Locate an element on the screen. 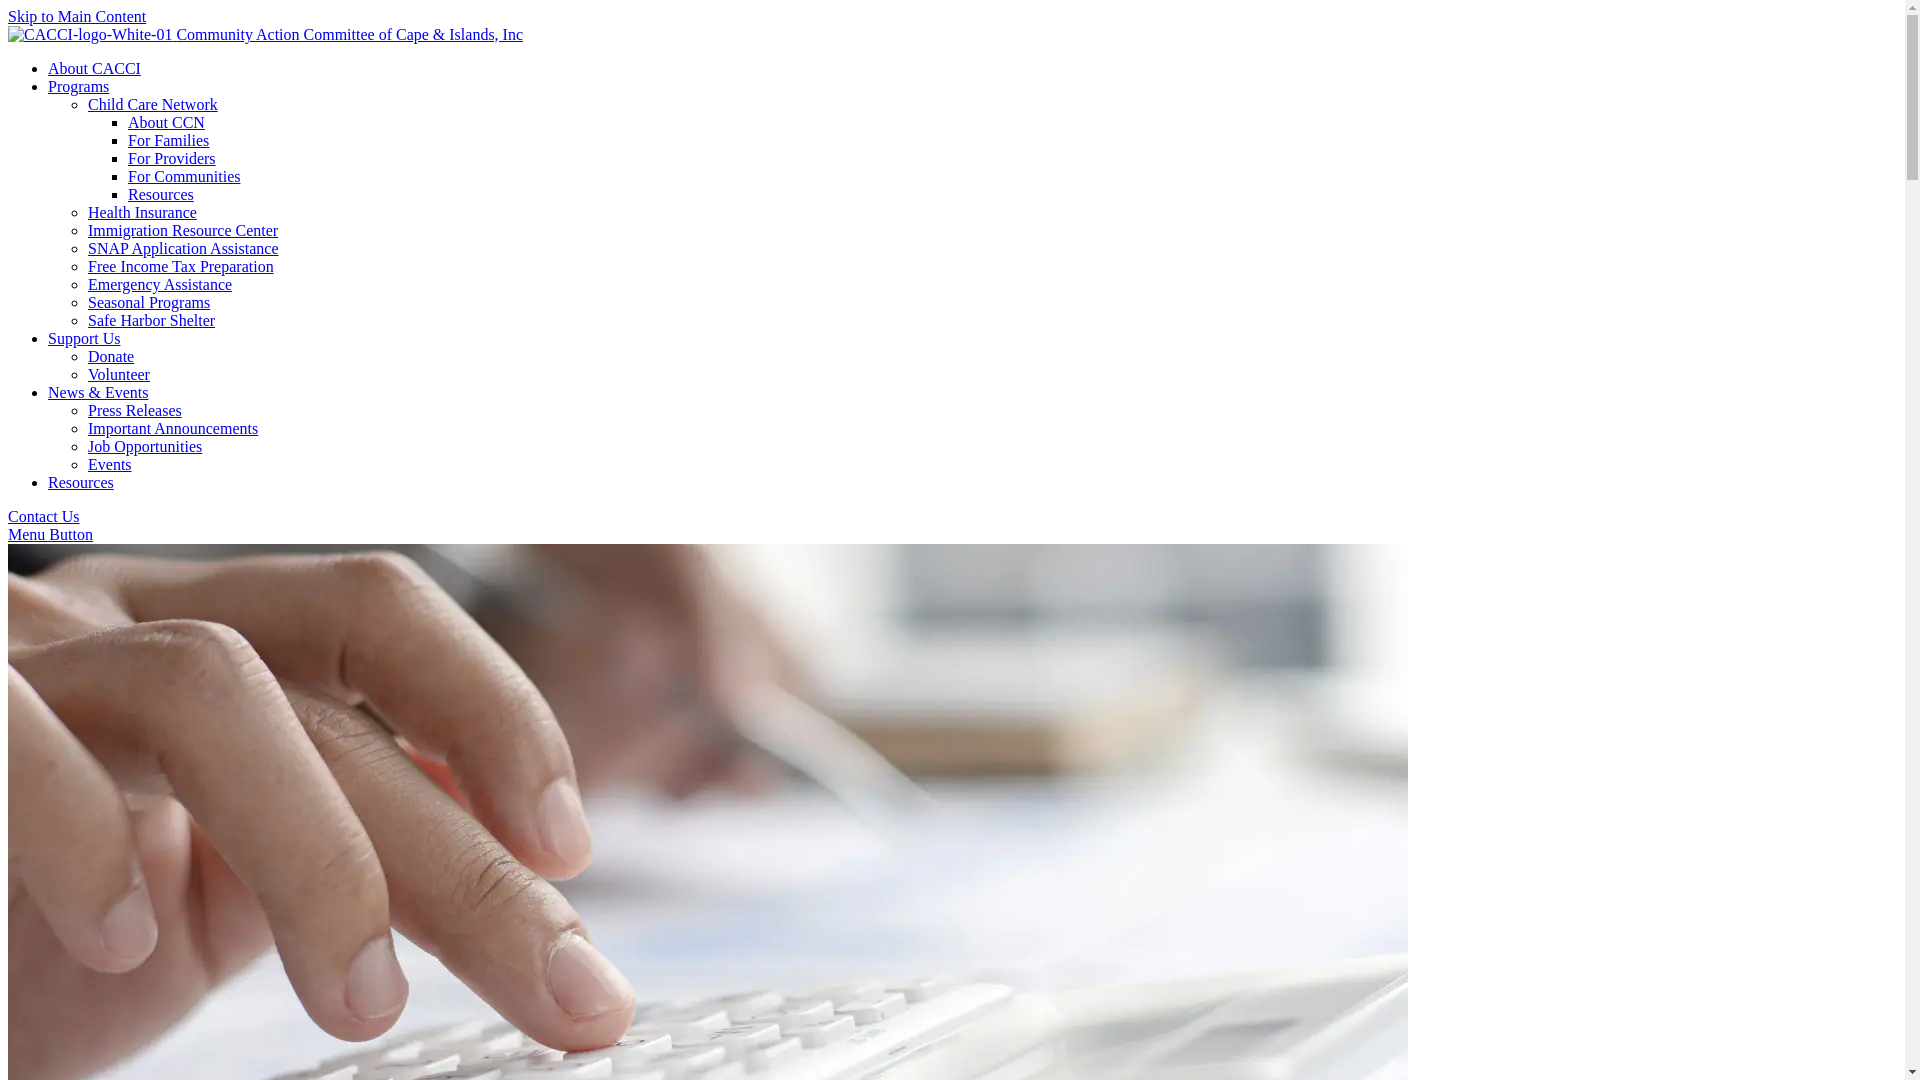 The width and height of the screenshot is (1920, 1080). 'Skip to Main Content' is located at coordinates (76, 16).